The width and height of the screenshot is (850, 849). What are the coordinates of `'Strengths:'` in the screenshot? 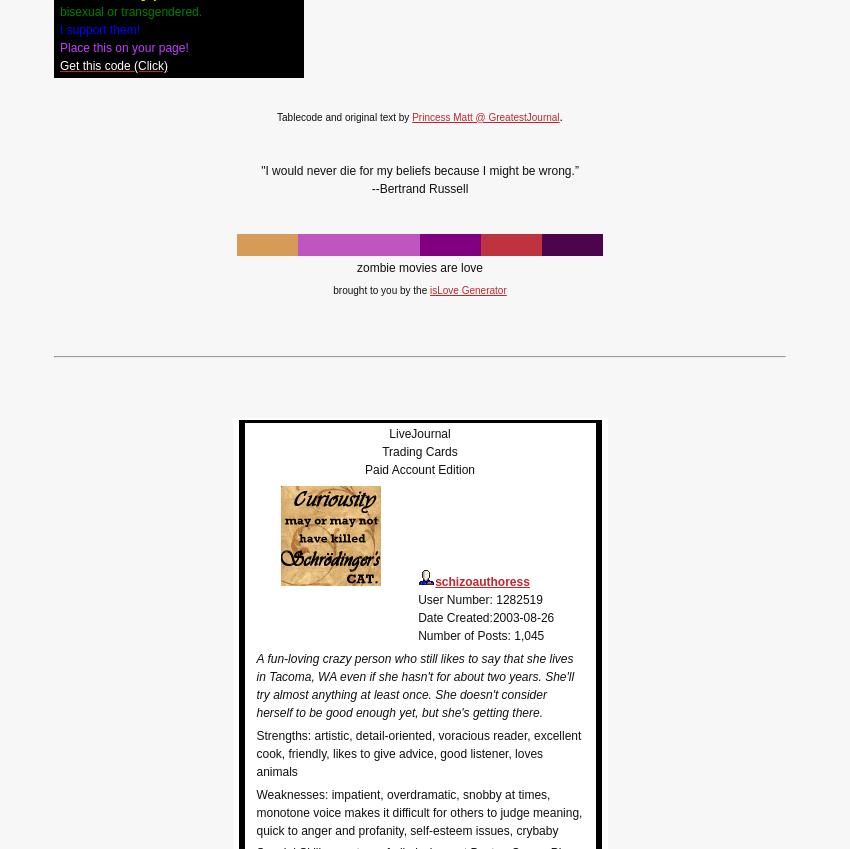 It's located at (255, 734).